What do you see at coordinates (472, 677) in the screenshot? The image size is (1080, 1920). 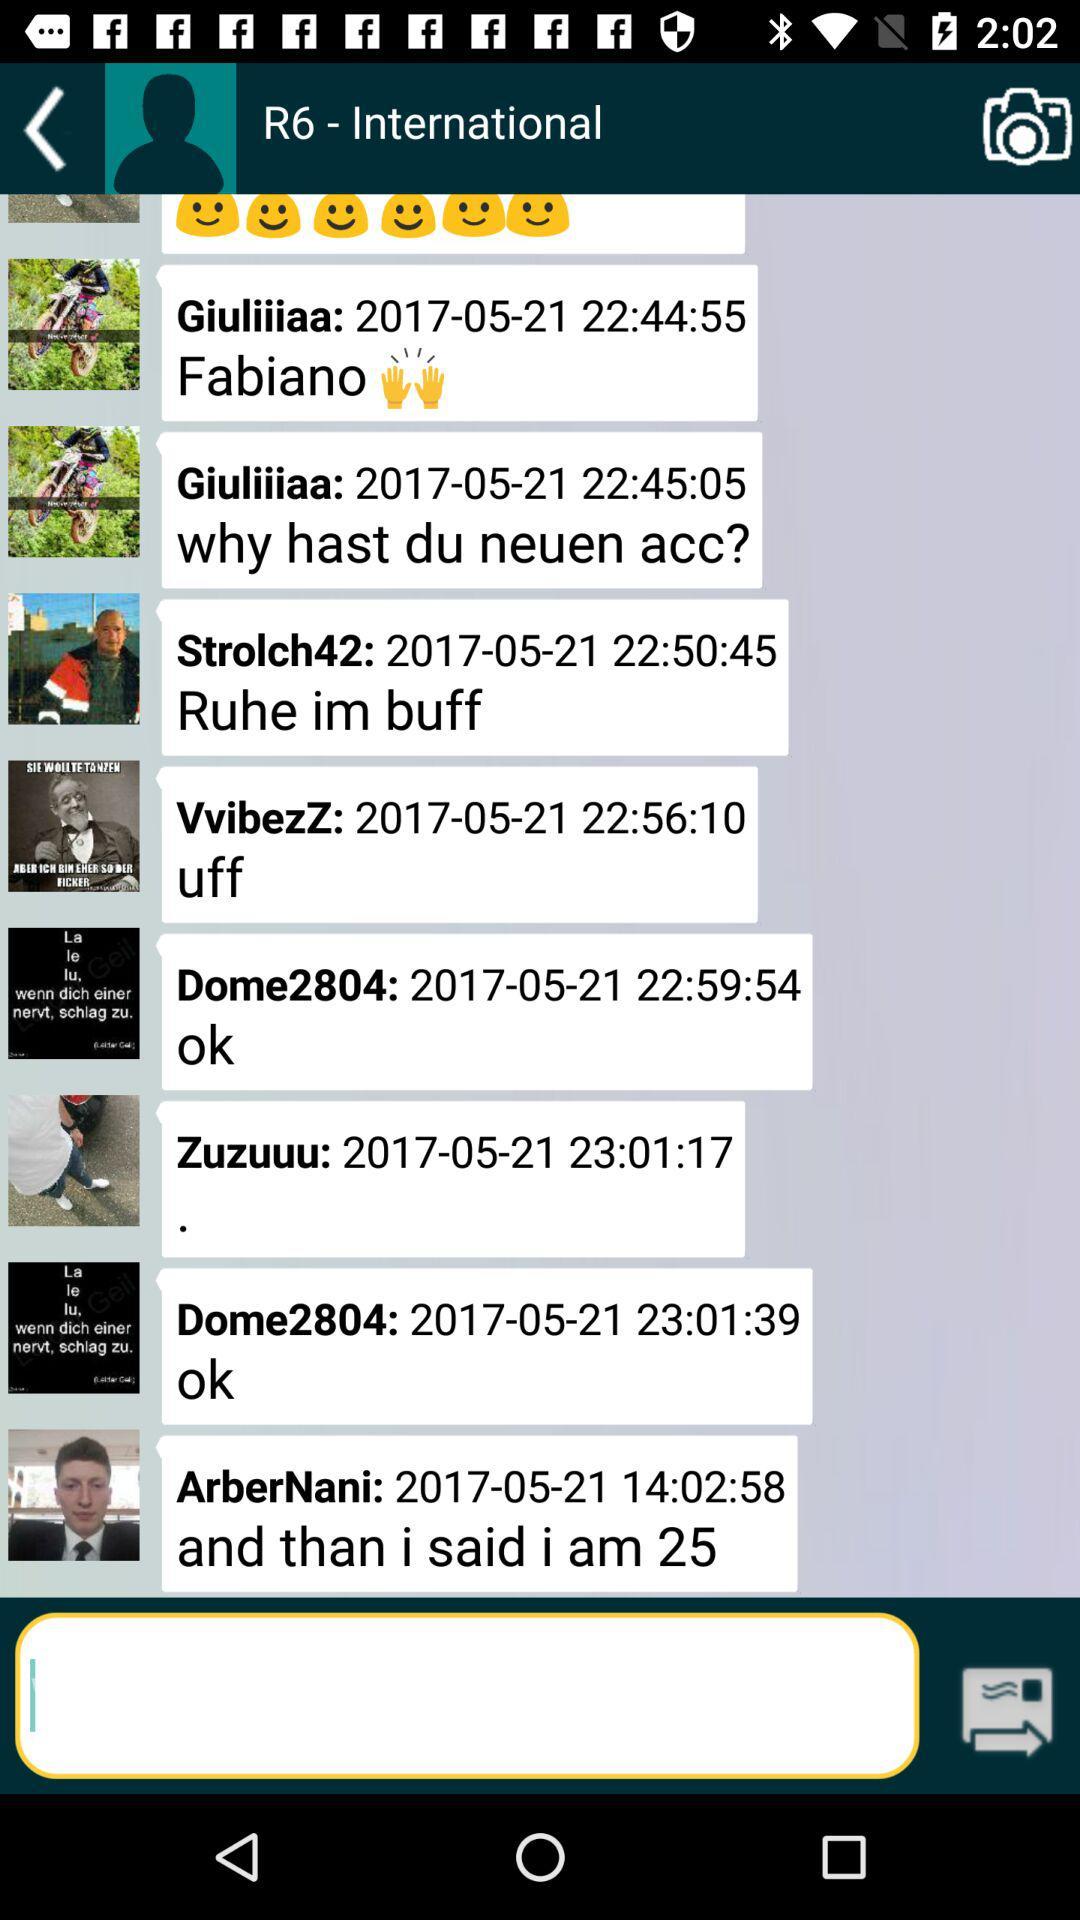 I see `the app below the giuliiiaa 2017 05 item` at bounding box center [472, 677].